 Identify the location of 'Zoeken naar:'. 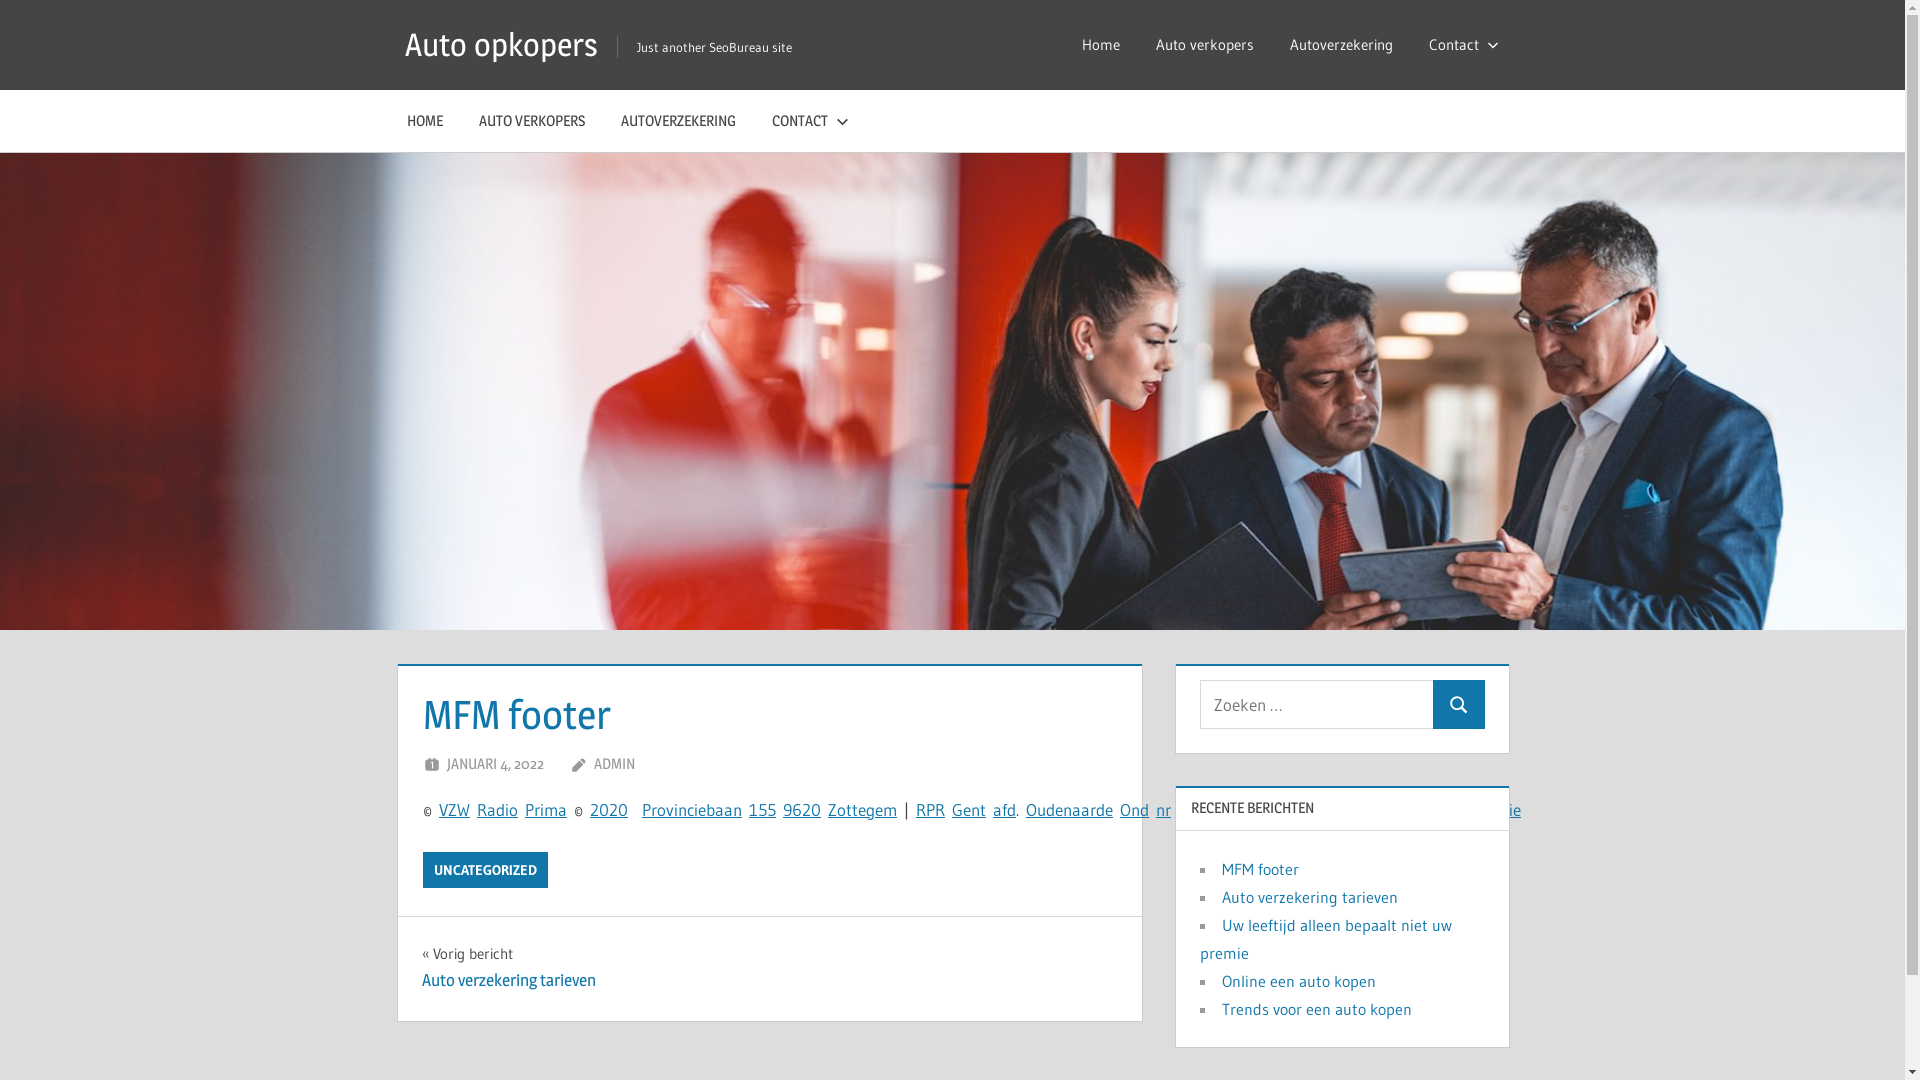
(1316, 703).